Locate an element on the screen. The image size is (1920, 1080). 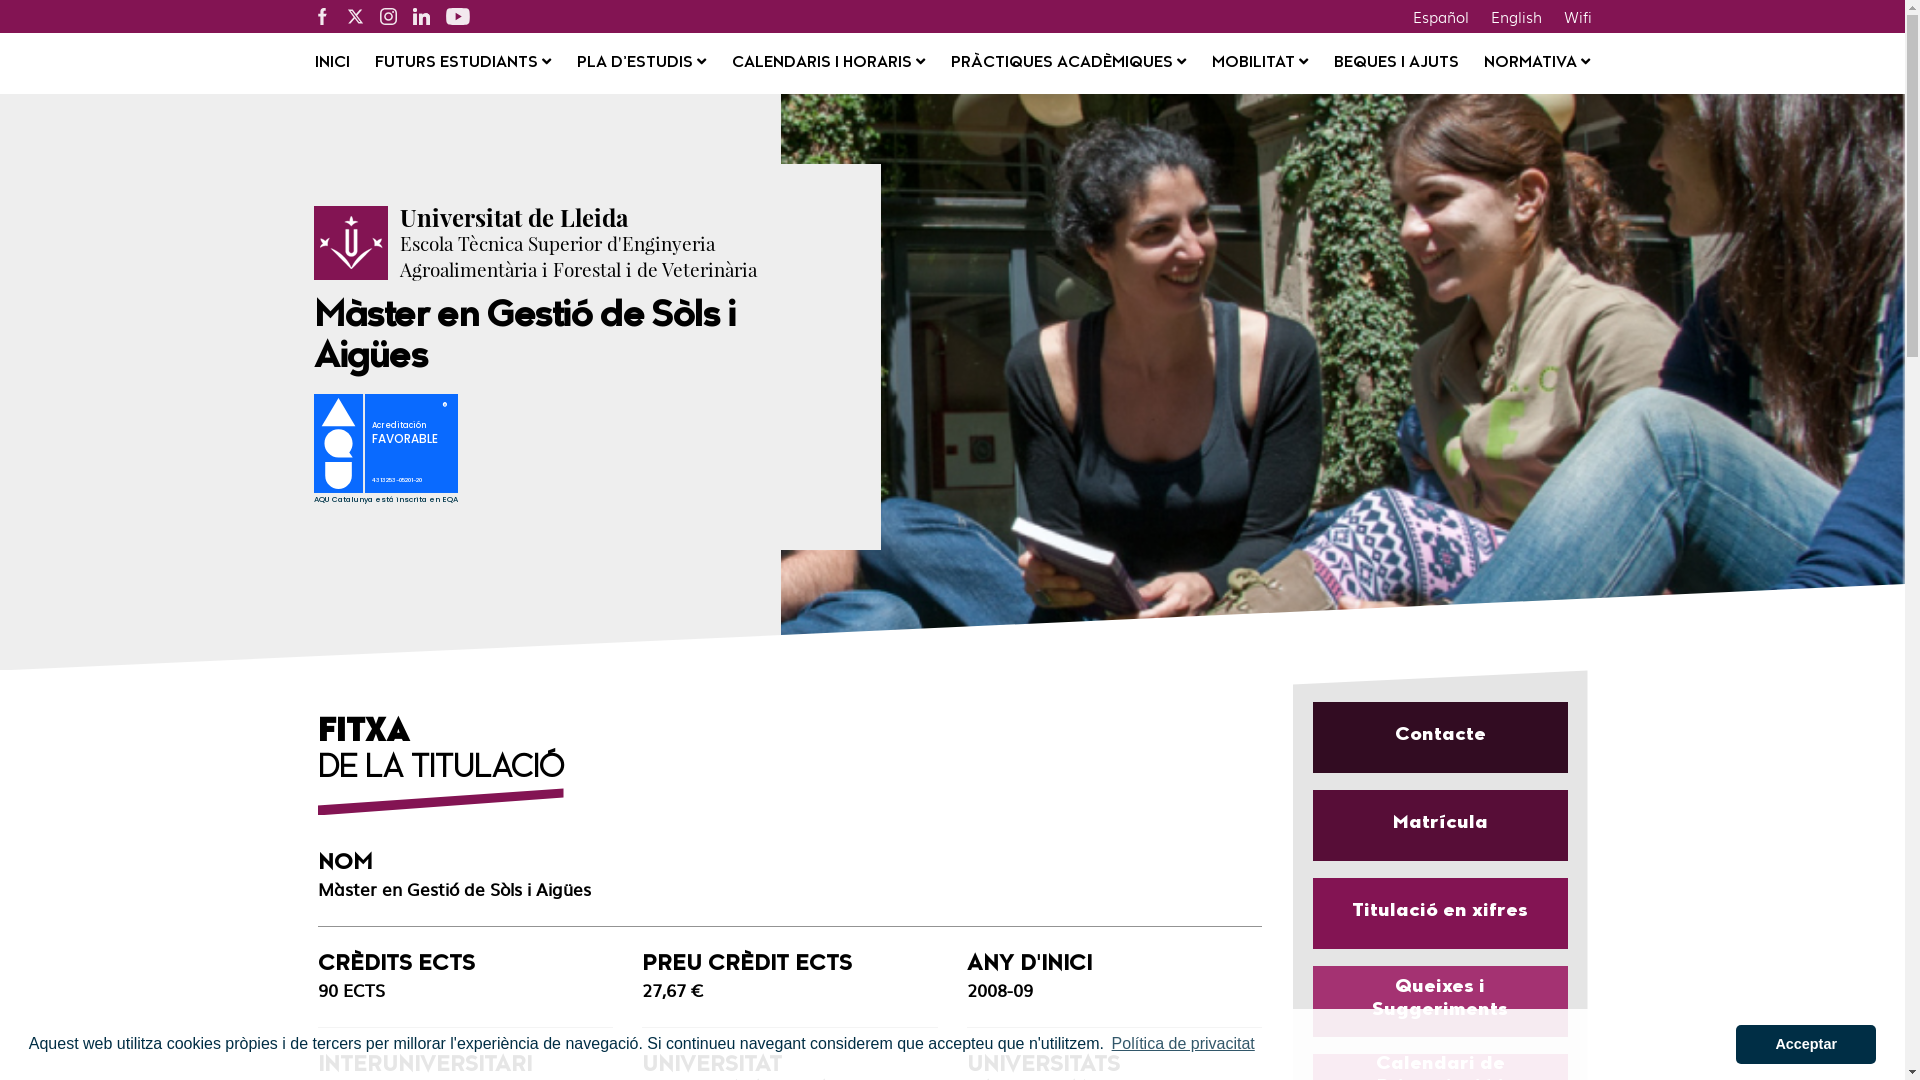
'BEQUES I AJUTS' is located at coordinates (1395, 63).